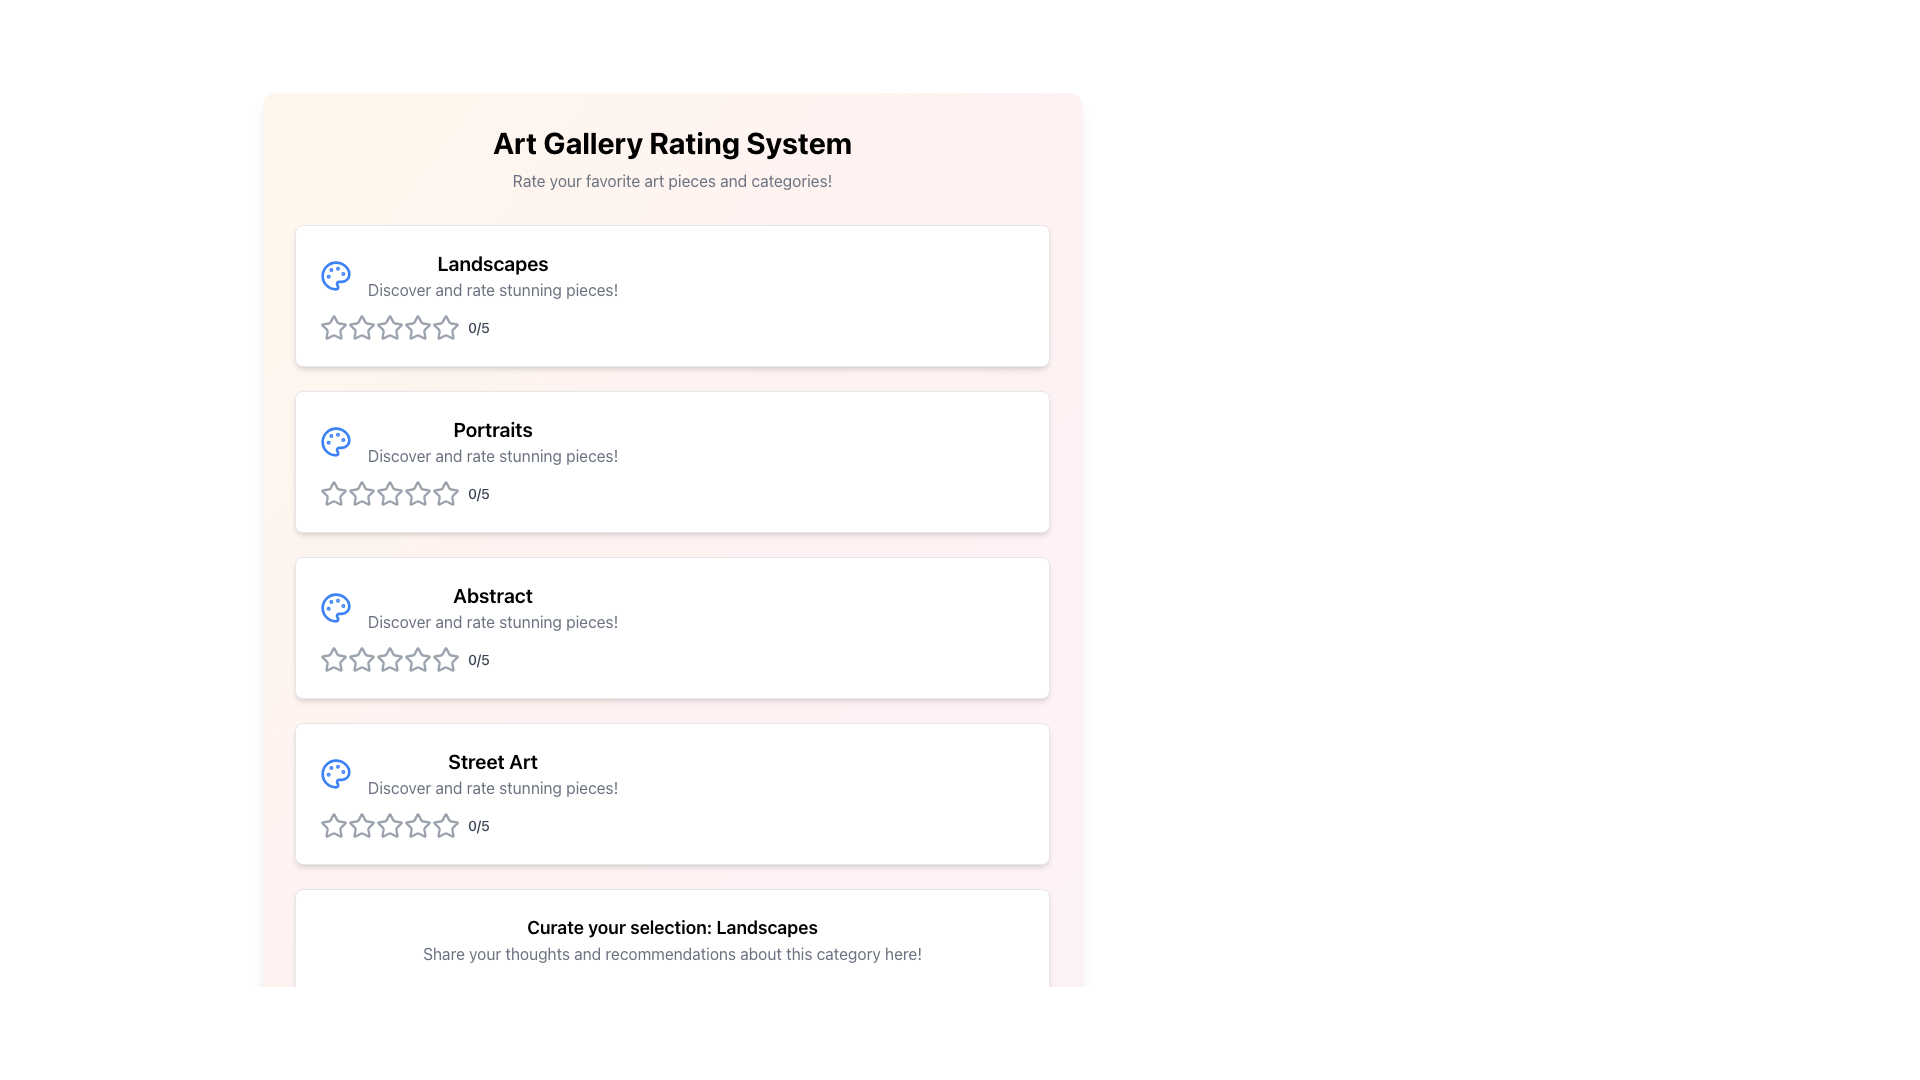 This screenshot has width=1920, height=1080. I want to click on the first gray outlined five-pointed star in the rating section of the 'Portraits' category to rate, so click(361, 493).